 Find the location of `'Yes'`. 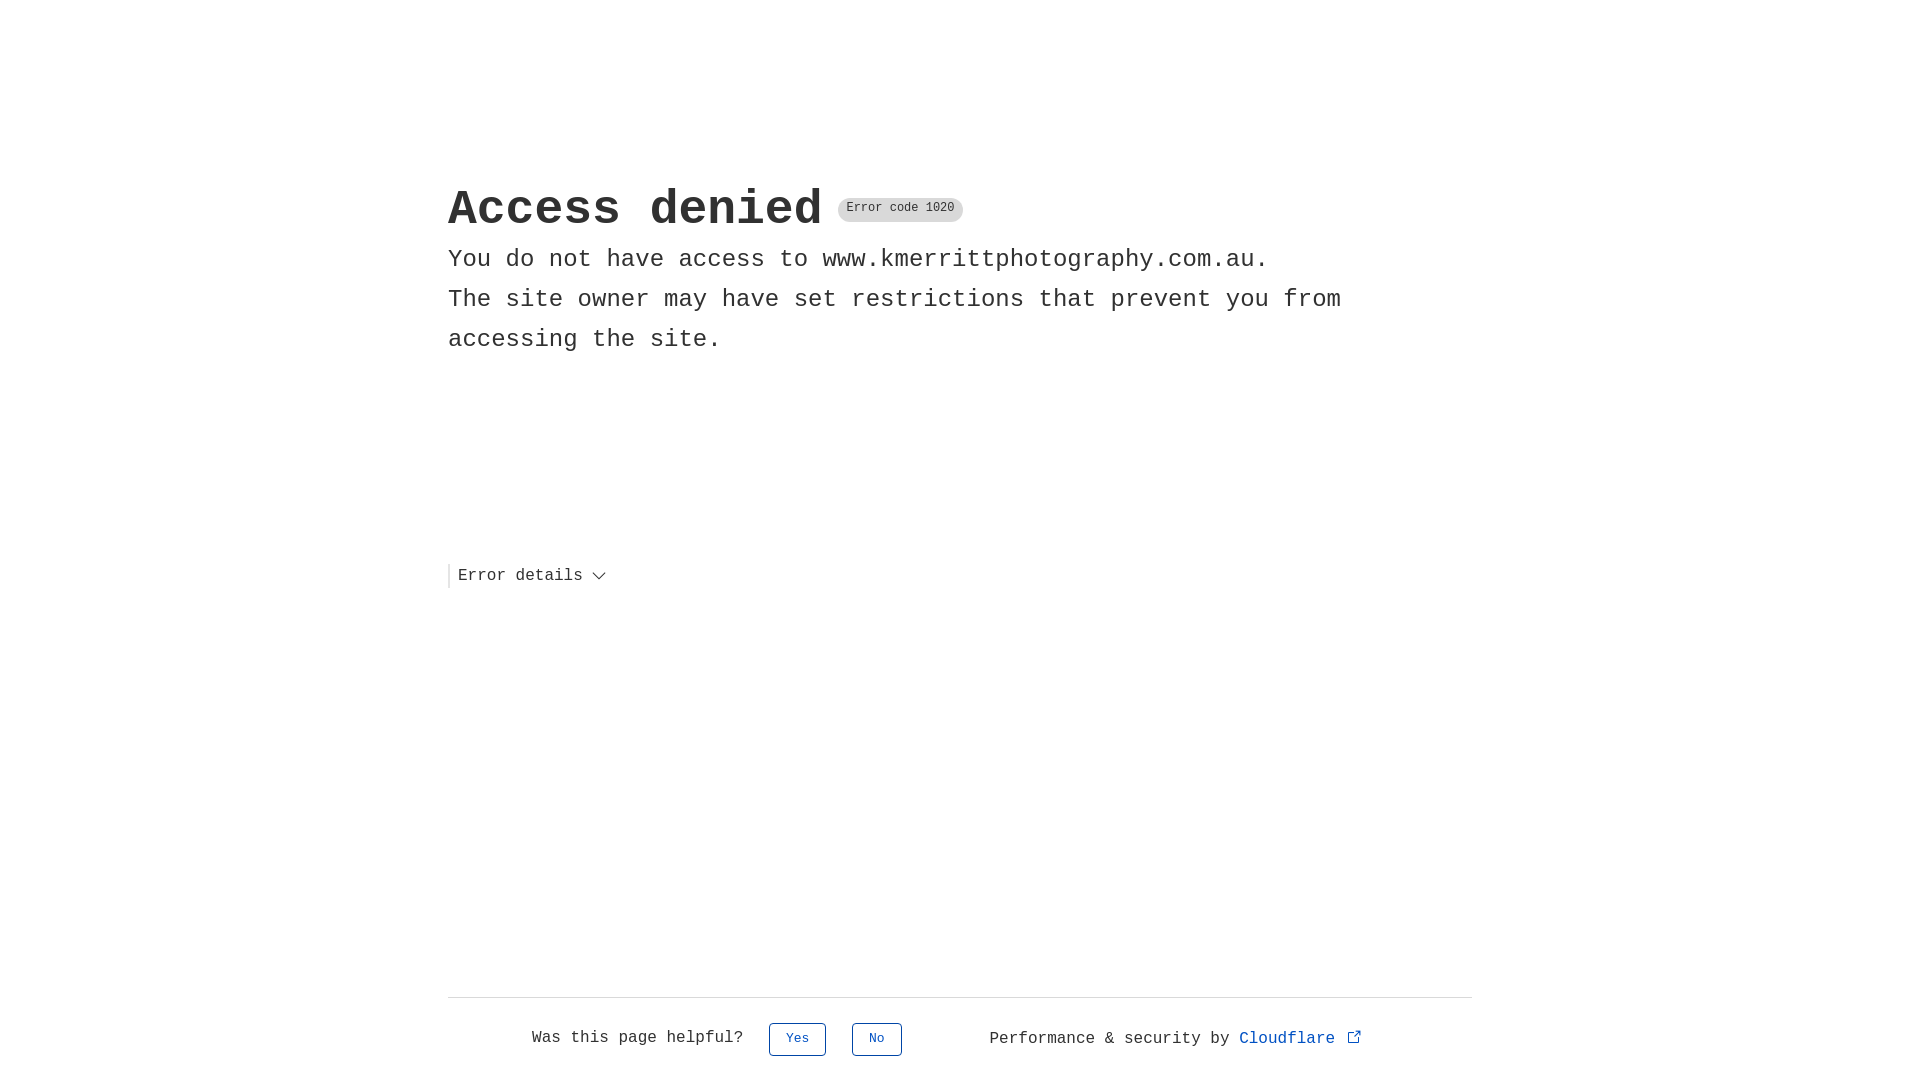

'Yes' is located at coordinates (796, 1038).